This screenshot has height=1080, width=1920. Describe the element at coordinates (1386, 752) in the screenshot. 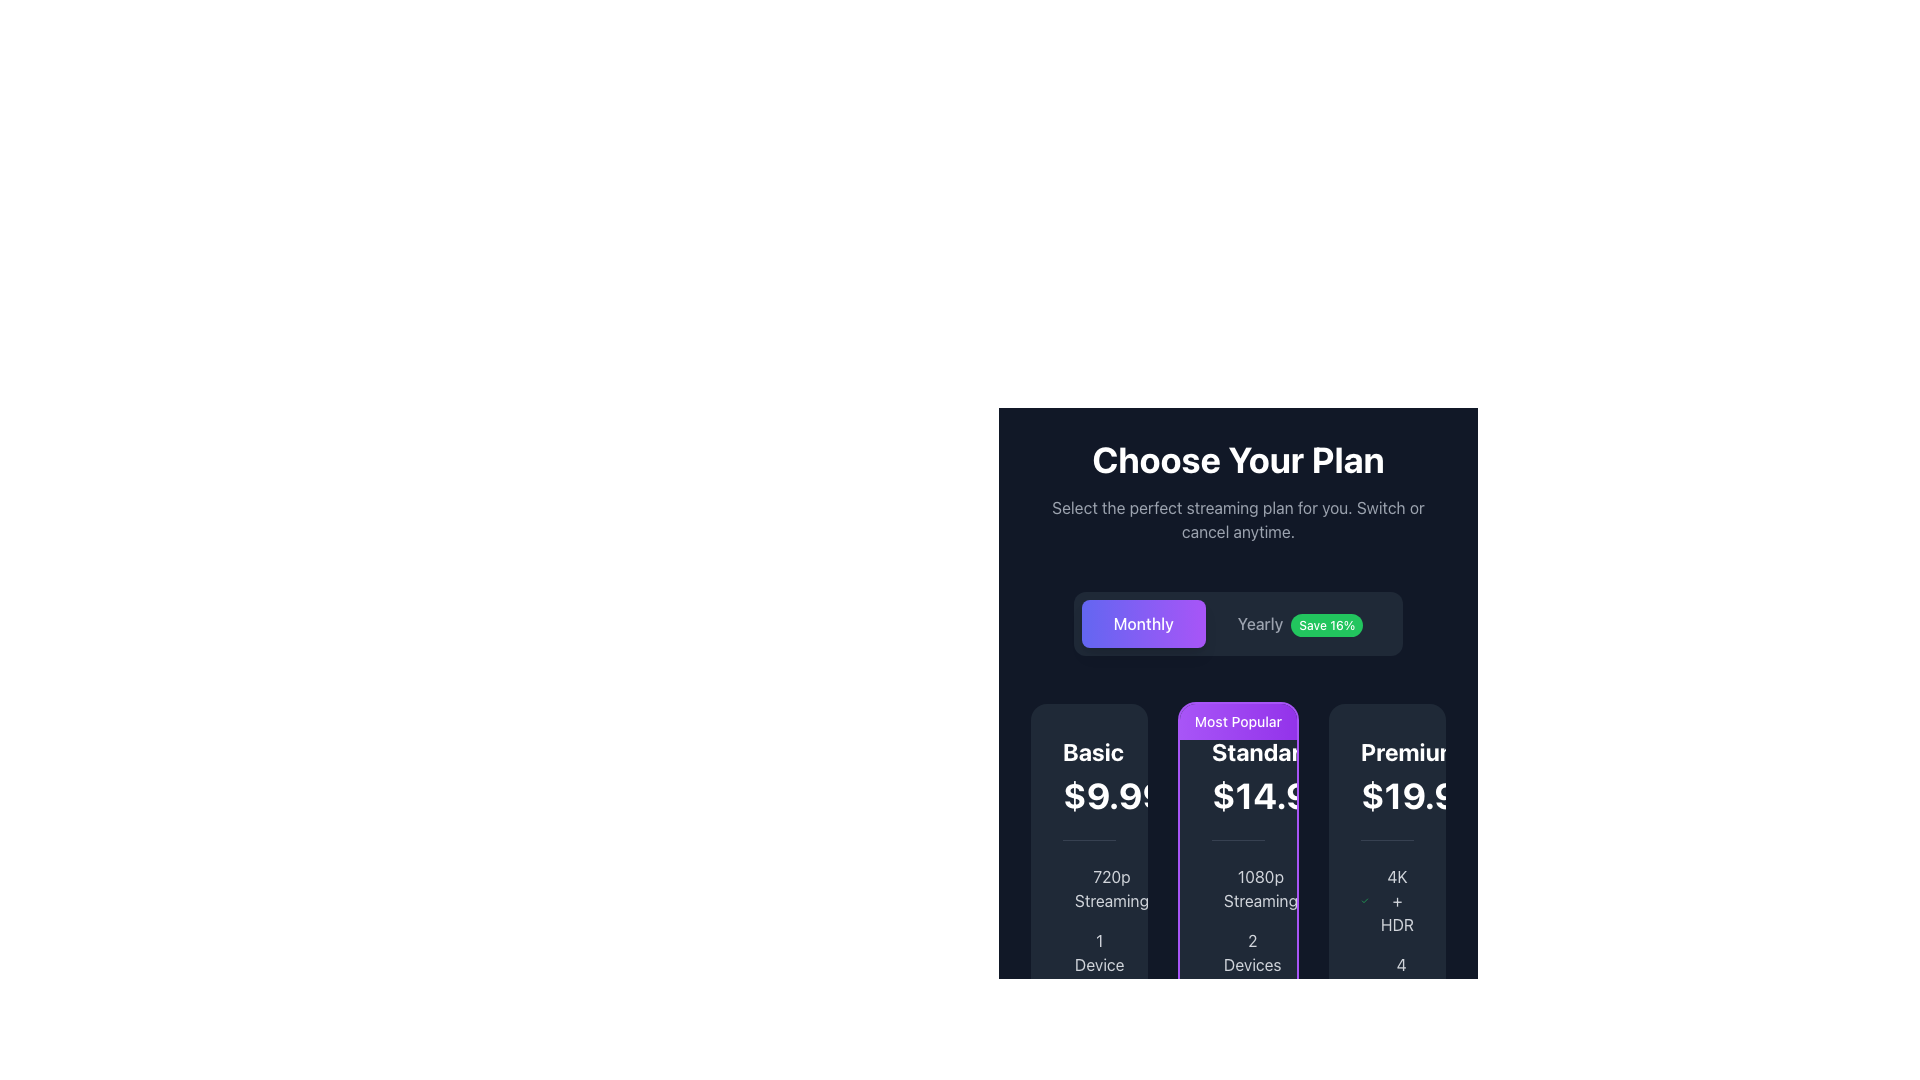

I see `the text label indicating the 'Premium' subscription plan, located at the top of the rightmost subscription card, directly above the price '$19.99'` at that location.